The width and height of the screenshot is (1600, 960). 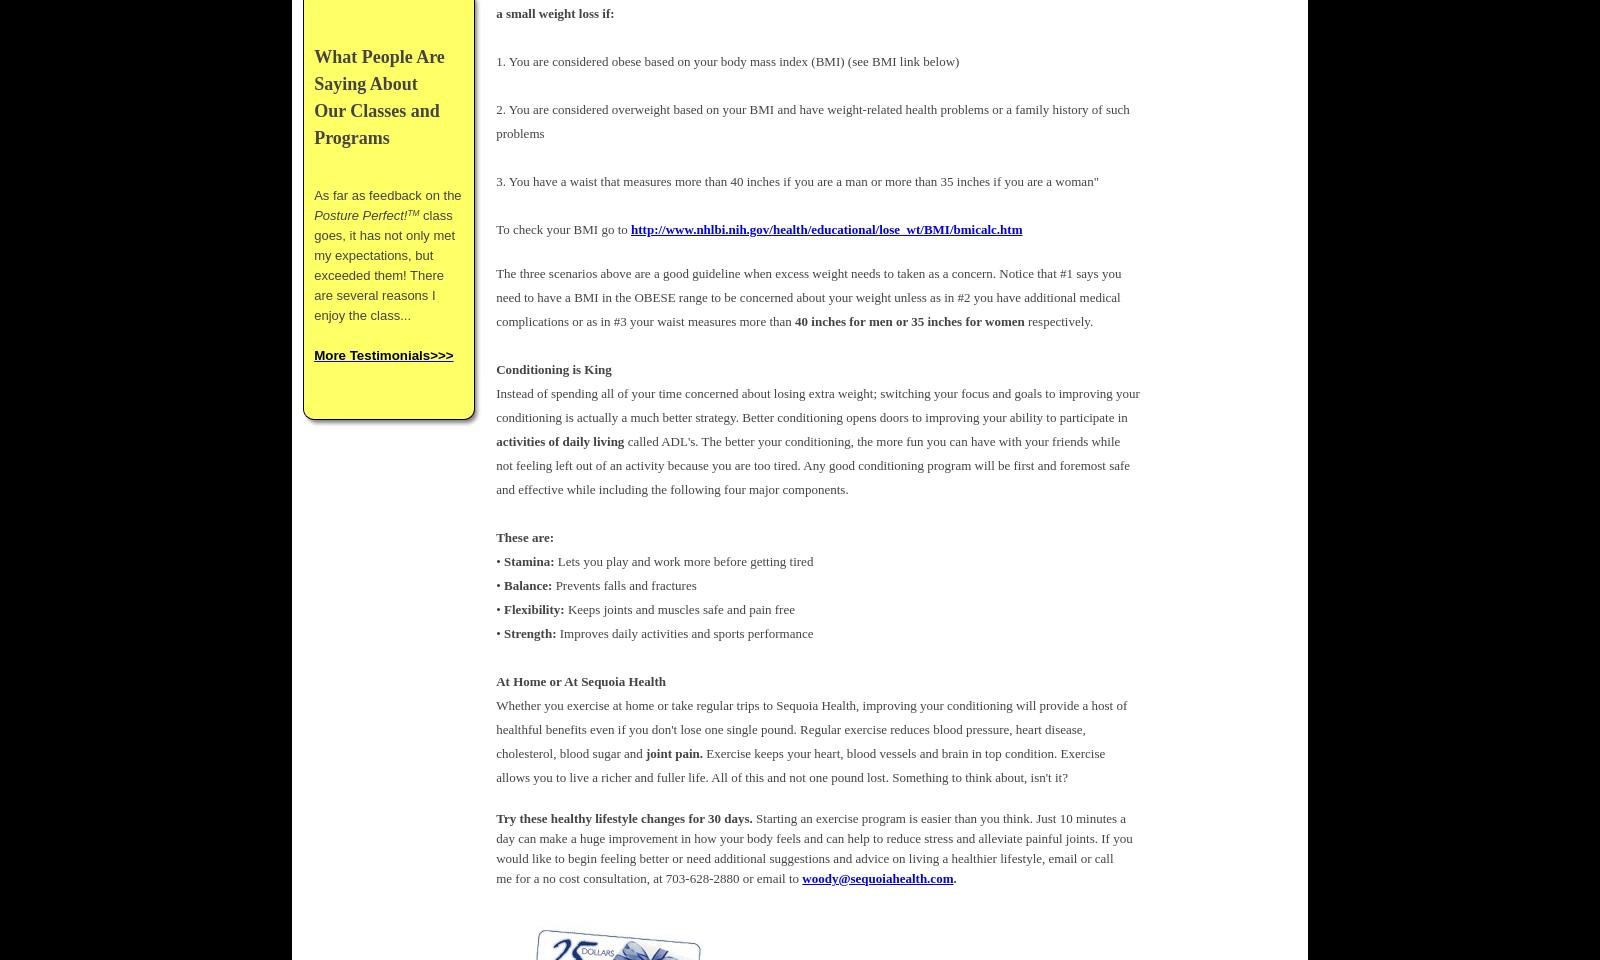 I want to click on 'Lets you play and work more before getting tired', so click(x=684, y=560).